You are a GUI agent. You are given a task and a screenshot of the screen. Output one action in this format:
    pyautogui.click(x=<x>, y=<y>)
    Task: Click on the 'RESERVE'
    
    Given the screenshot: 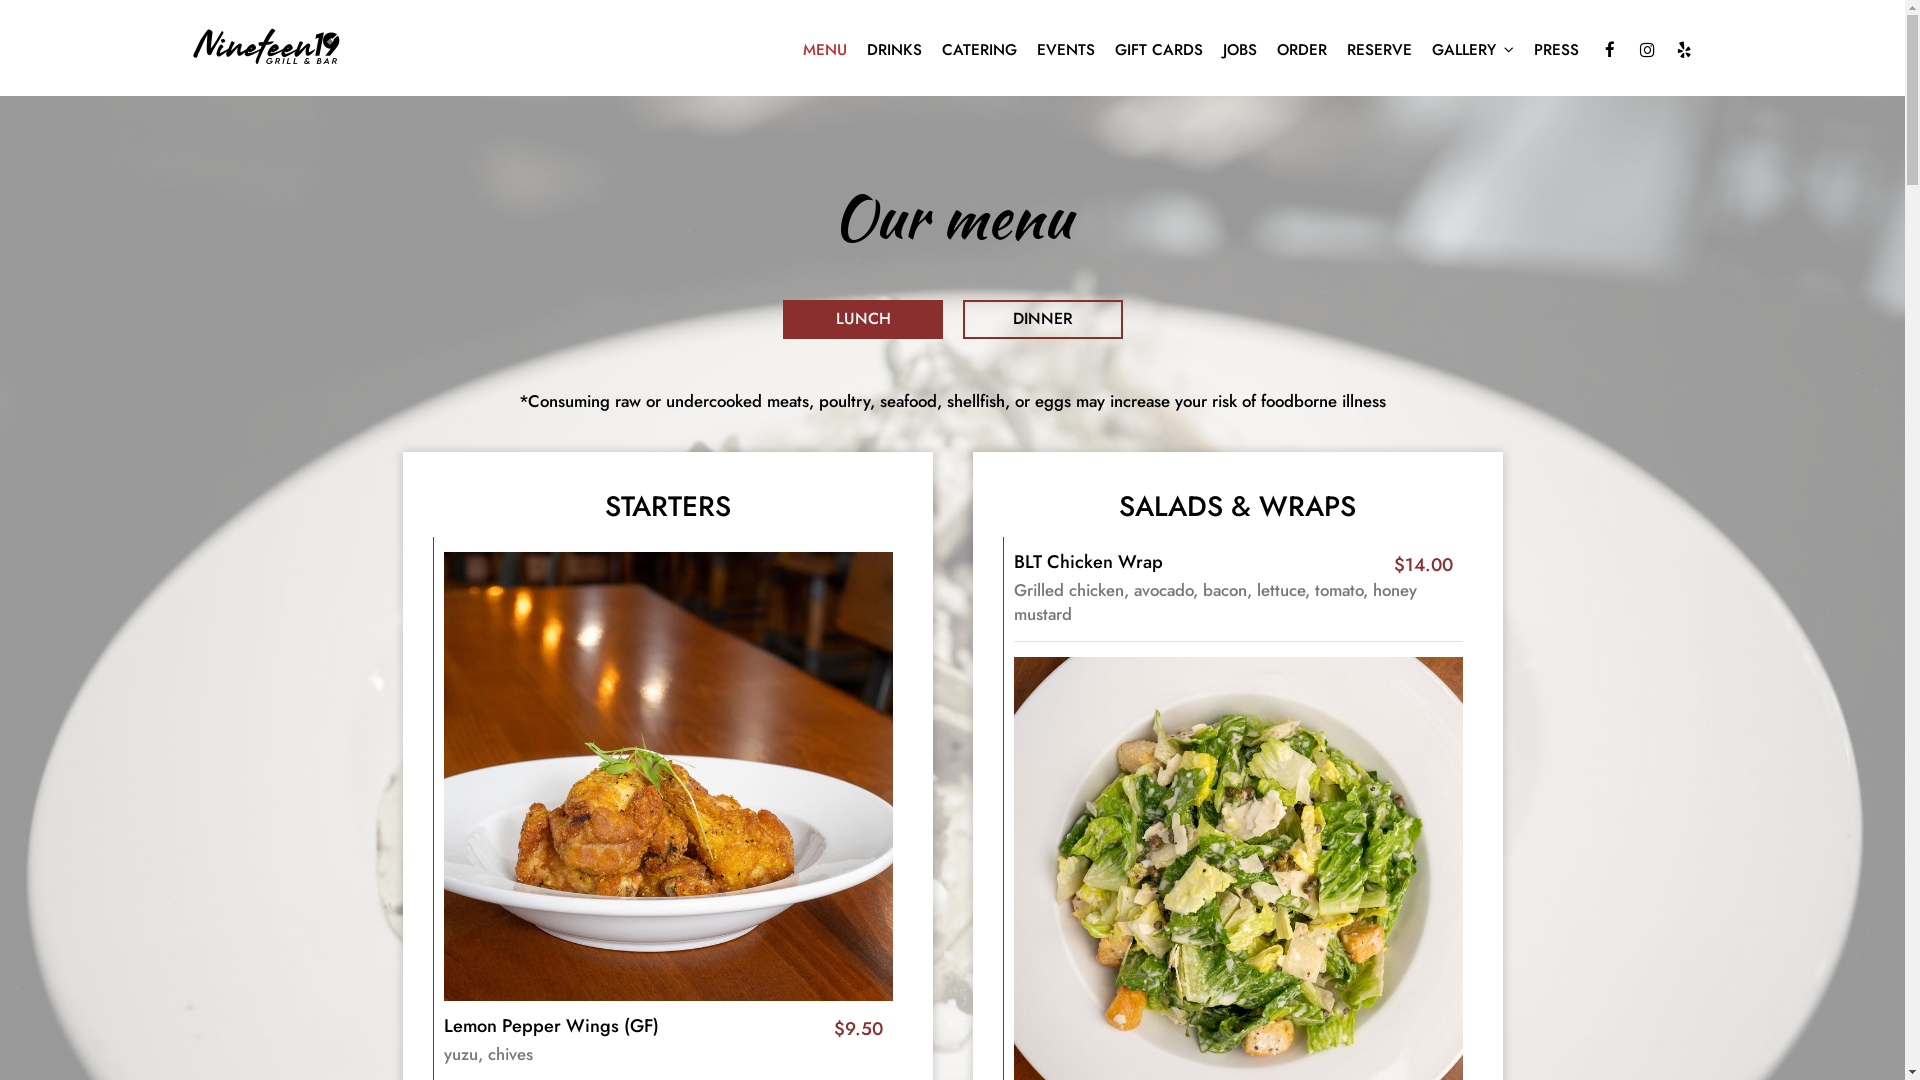 What is the action you would take?
    pyautogui.click(x=1377, y=49)
    